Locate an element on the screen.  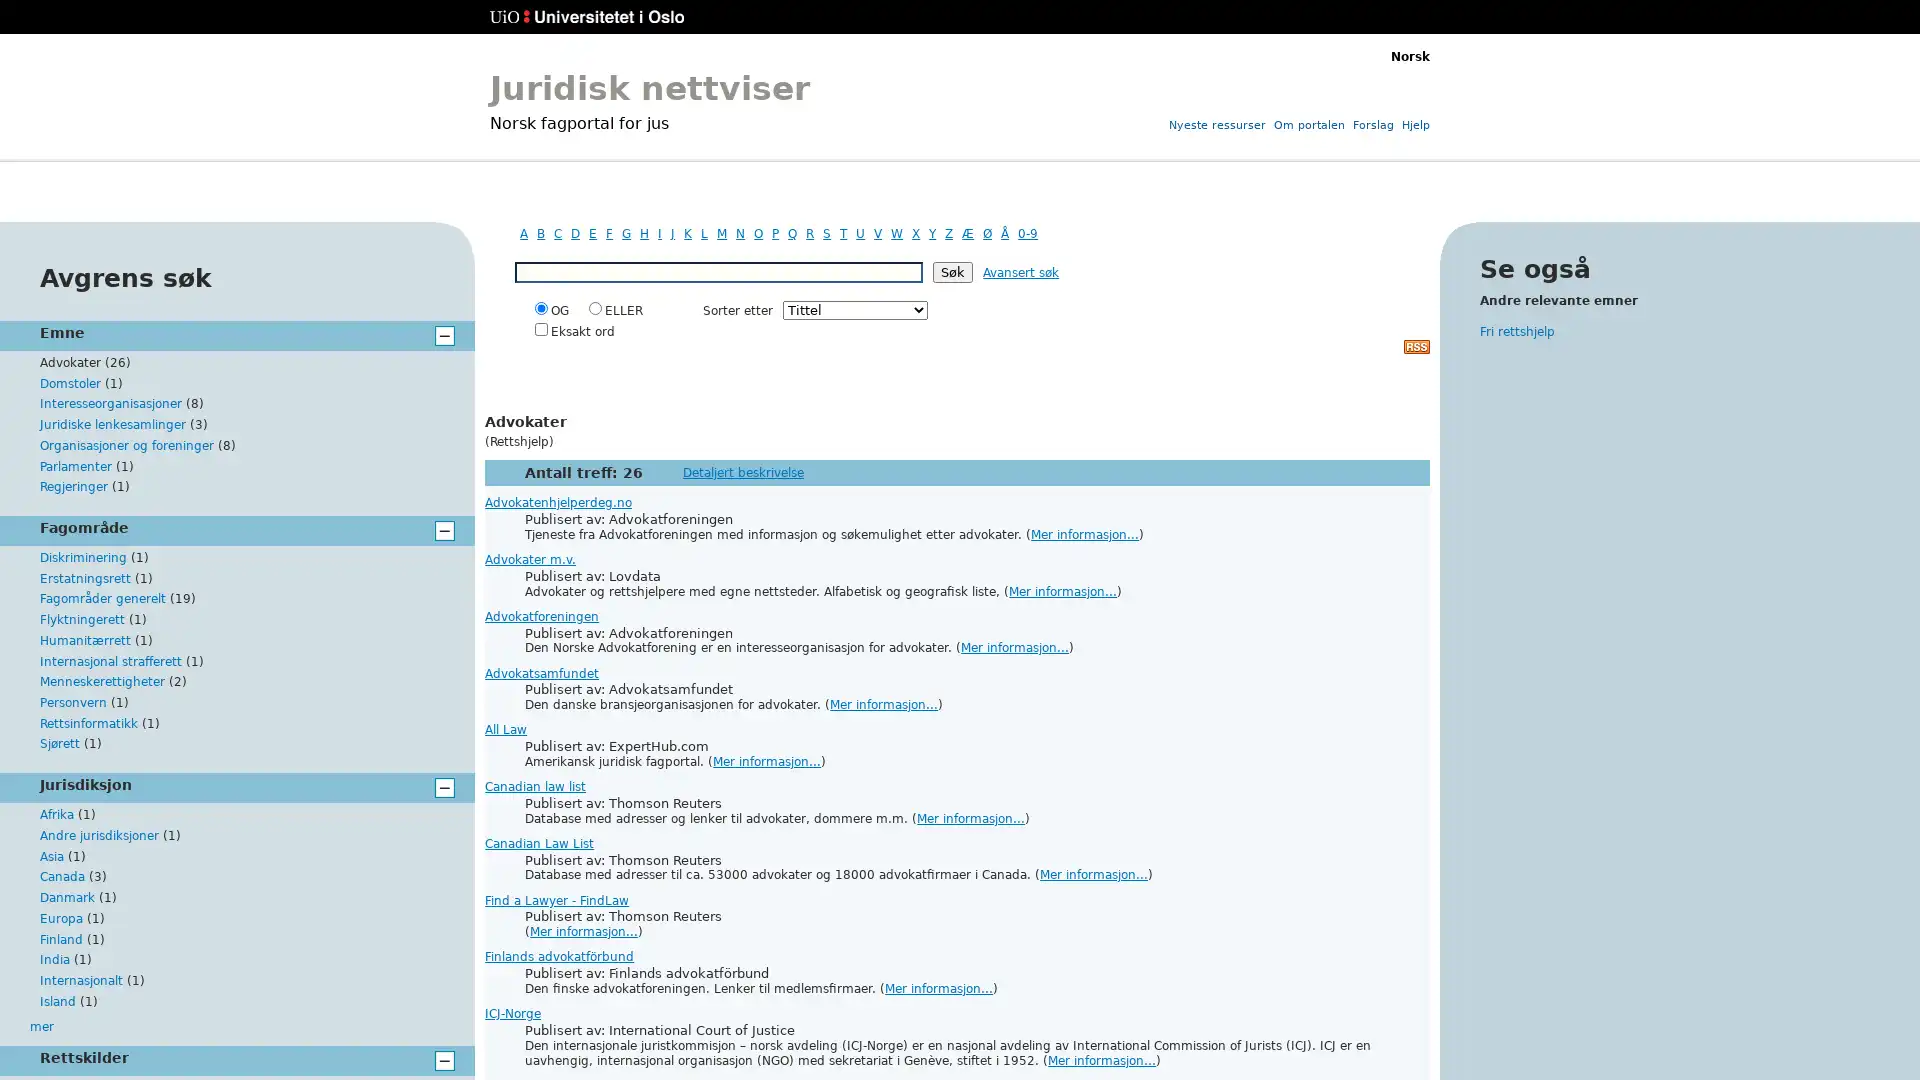
Sk is located at coordinates (952, 272).